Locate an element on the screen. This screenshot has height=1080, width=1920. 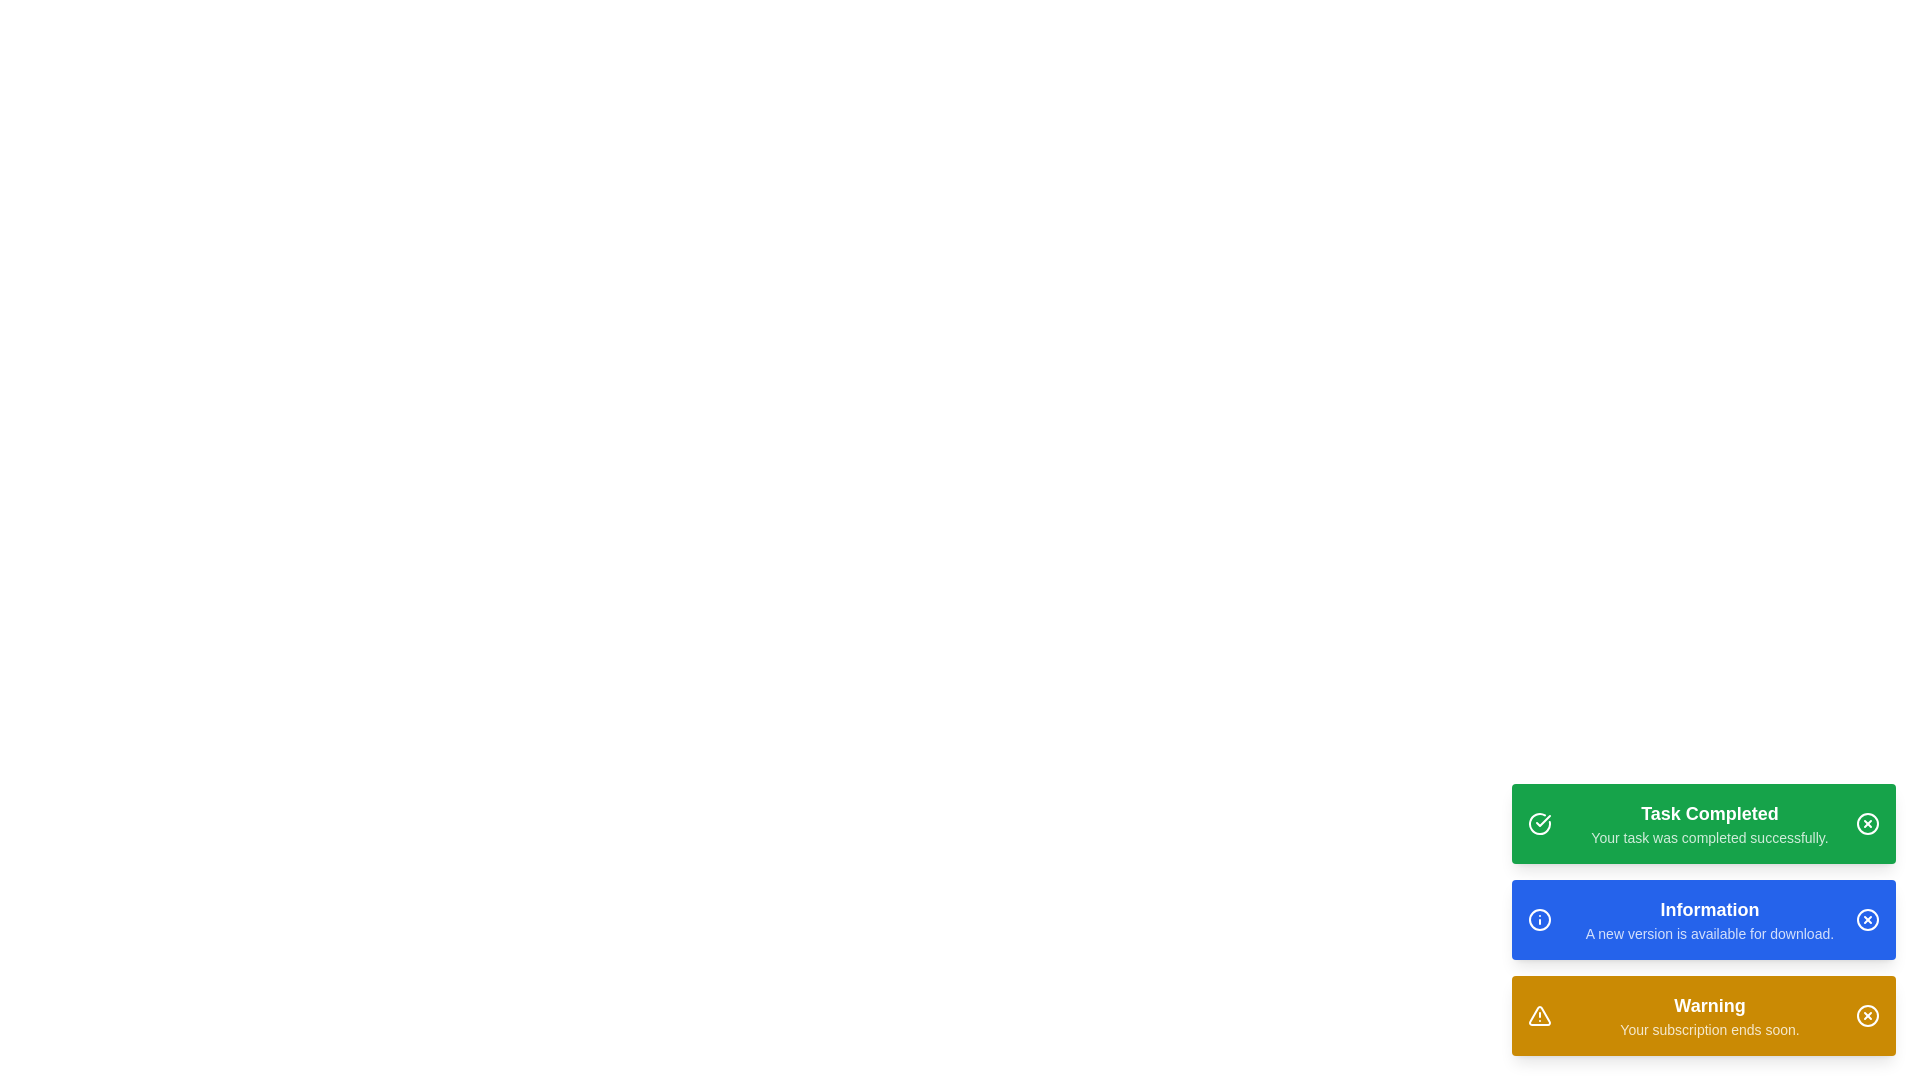
the text label that indicates the completion of a task, positioned at the top of a notification card is located at coordinates (1708, 813).